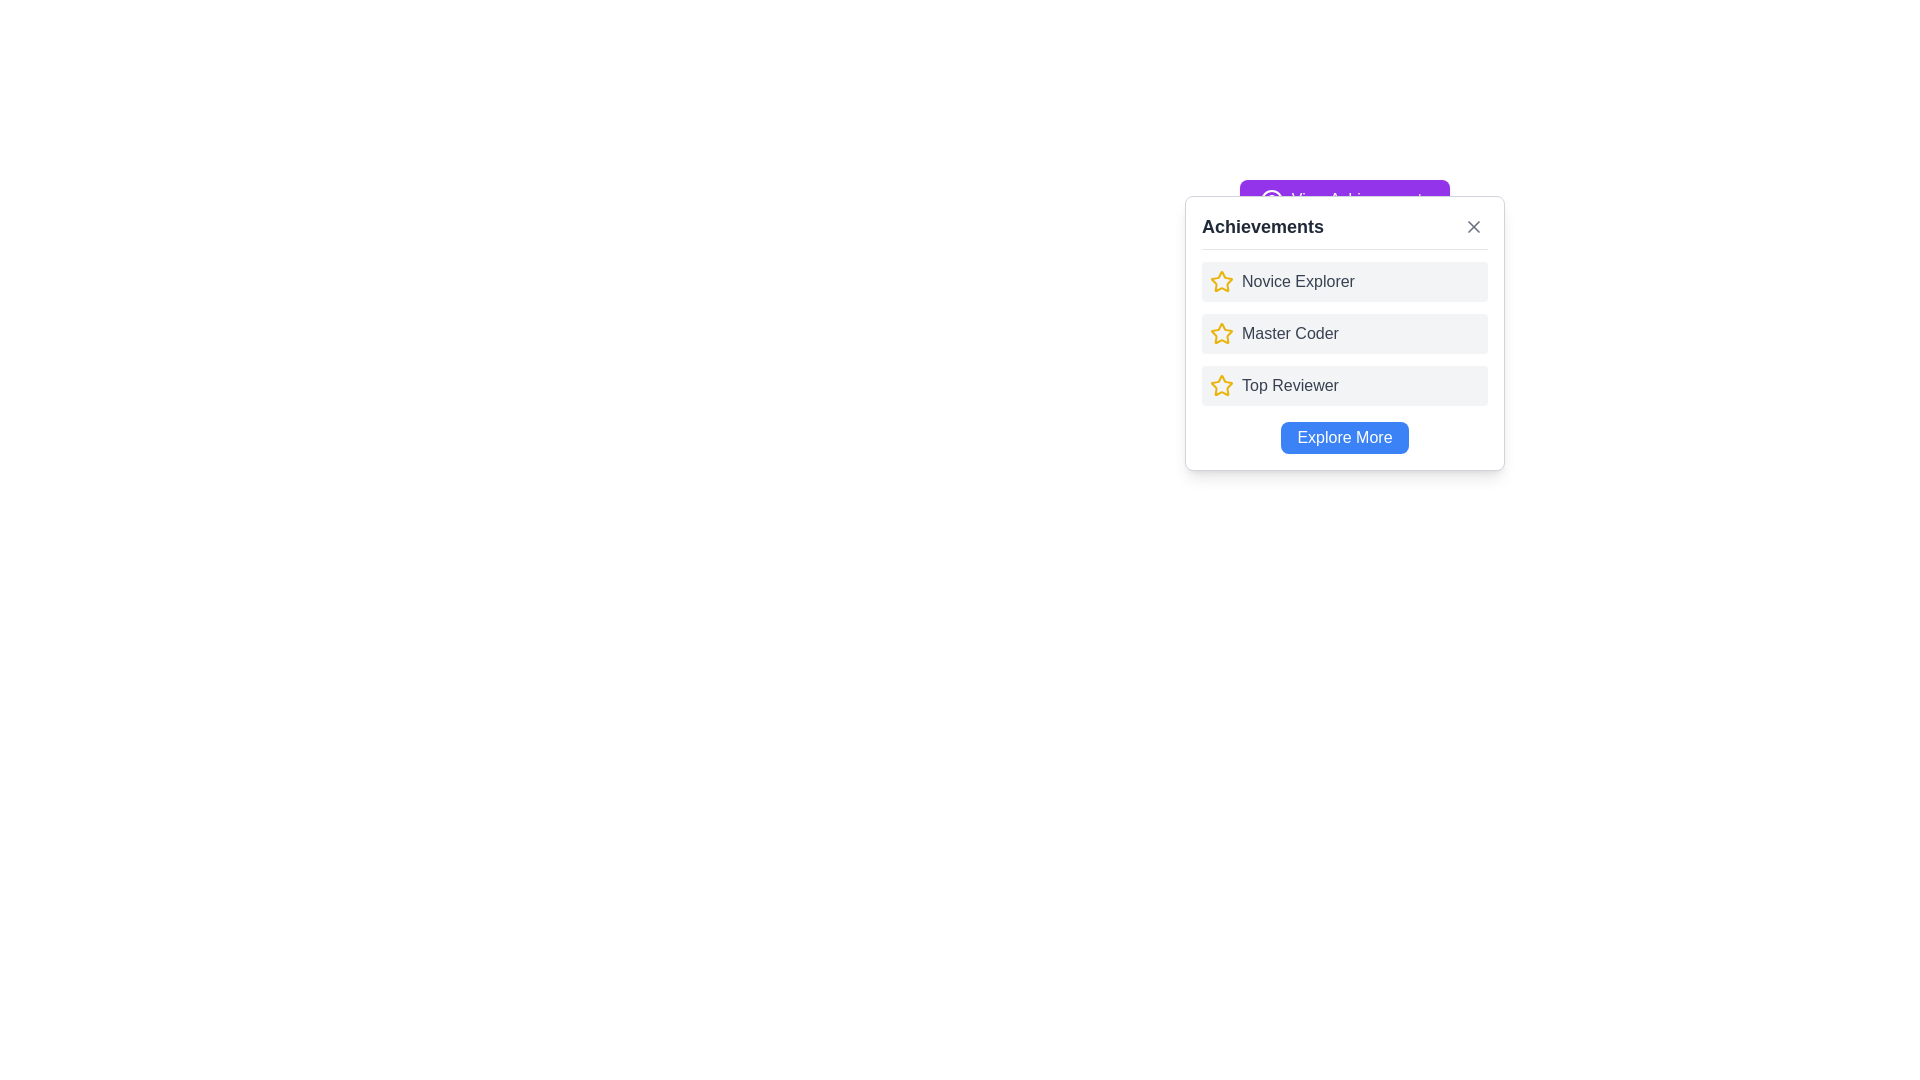 This screenshot has height=1080, width=1920. What do you see at coordinates (1221, 332) in the screenshot?
I see `the star-shaped icon labeled 'Master Coder' in the 'Achievements' modal dialogue box, which is filled with yellow and is the second of three vertically displayed star icons` at bounding box center [1221, 332].